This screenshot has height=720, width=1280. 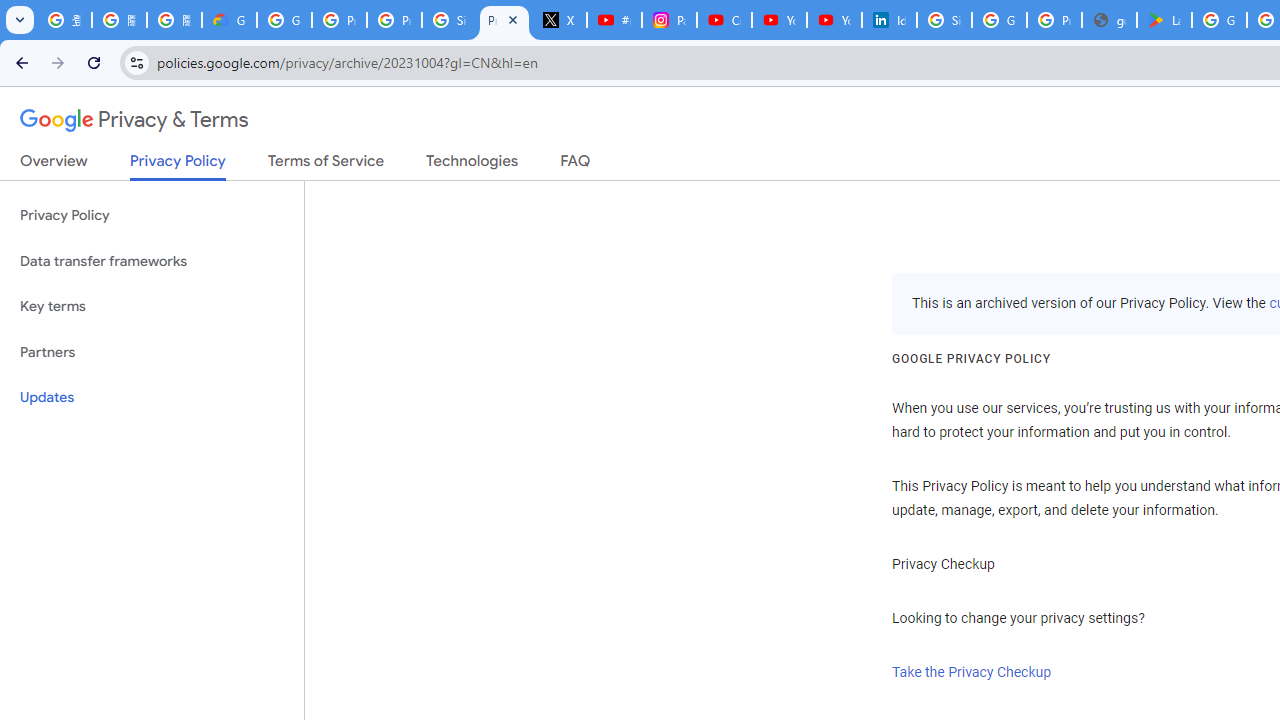 What do you see at coordinates (1164, 20) in the screenshot?
I see `'Last Shelter: Survival - Apps on Google Play'` at bounding box center [1164, 20].